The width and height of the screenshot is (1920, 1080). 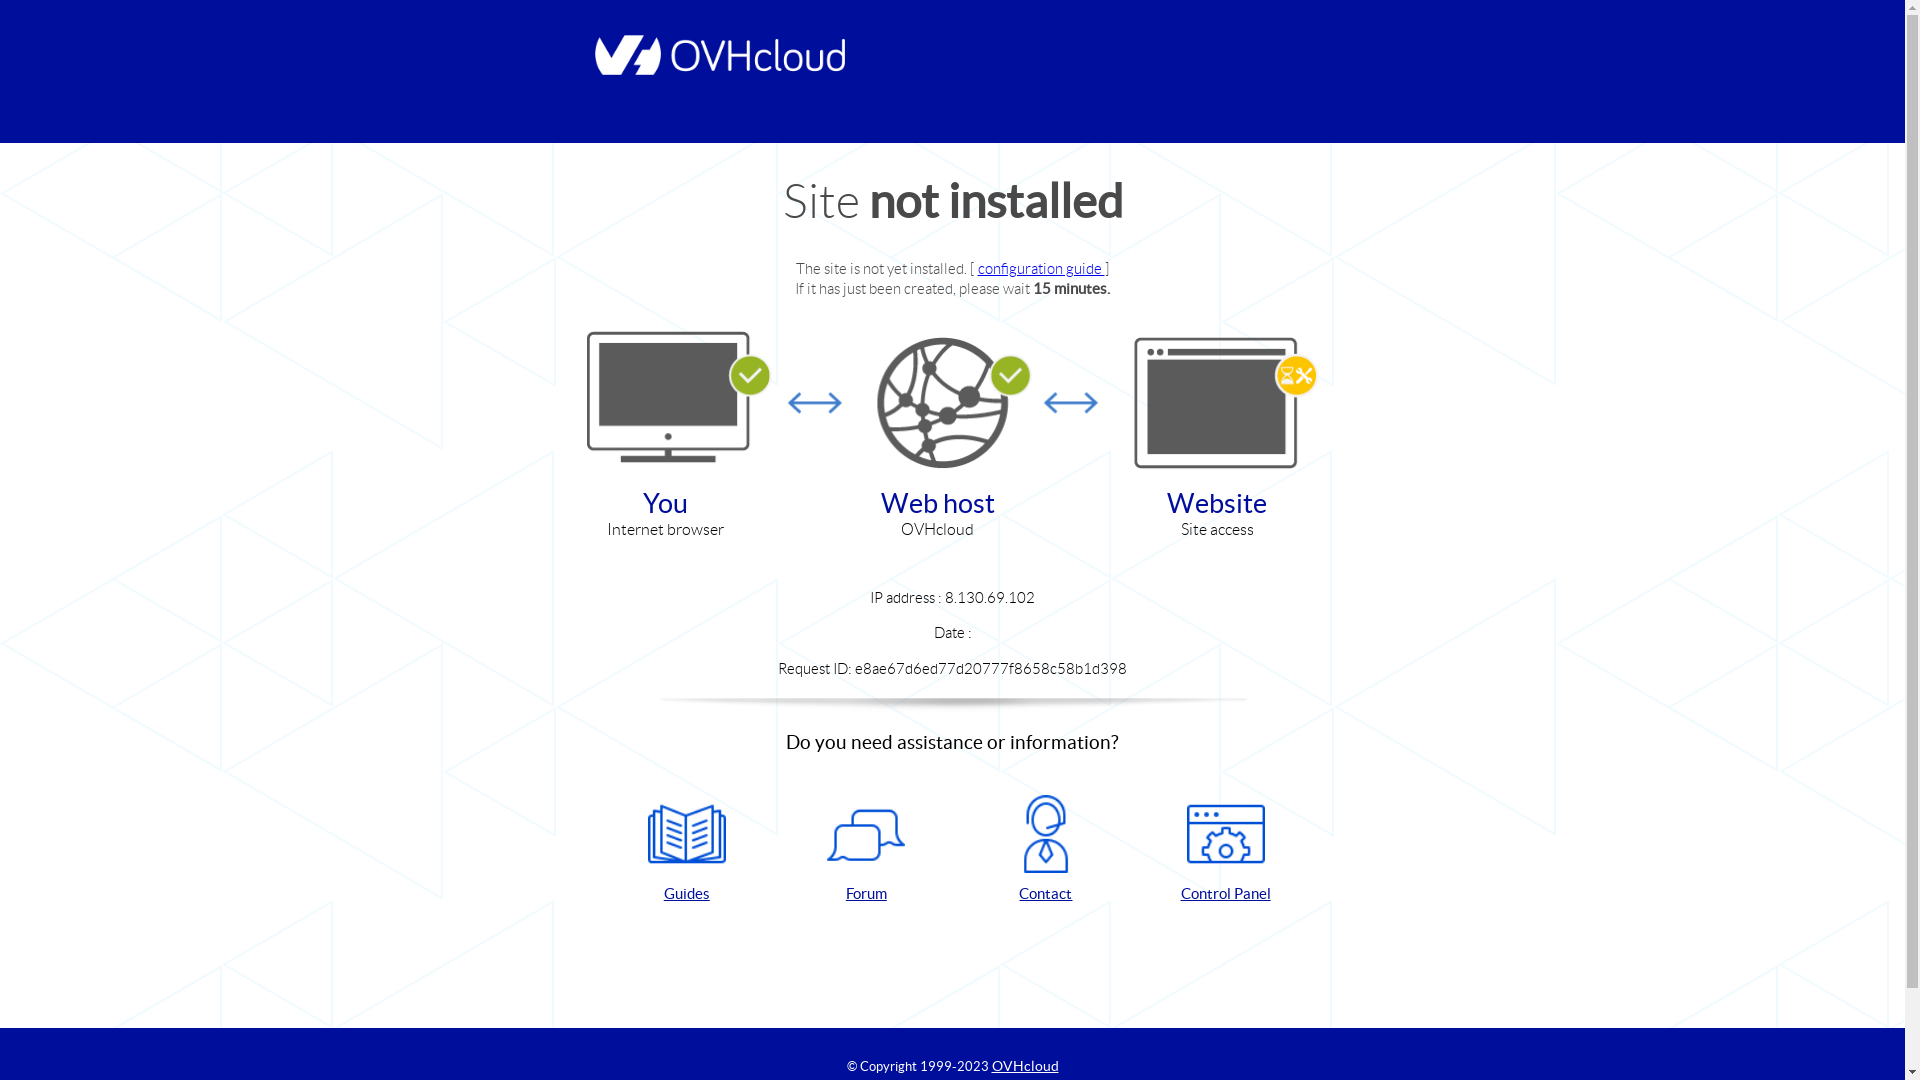 I want to click on 'Contact', so click(x=1045, y=849).